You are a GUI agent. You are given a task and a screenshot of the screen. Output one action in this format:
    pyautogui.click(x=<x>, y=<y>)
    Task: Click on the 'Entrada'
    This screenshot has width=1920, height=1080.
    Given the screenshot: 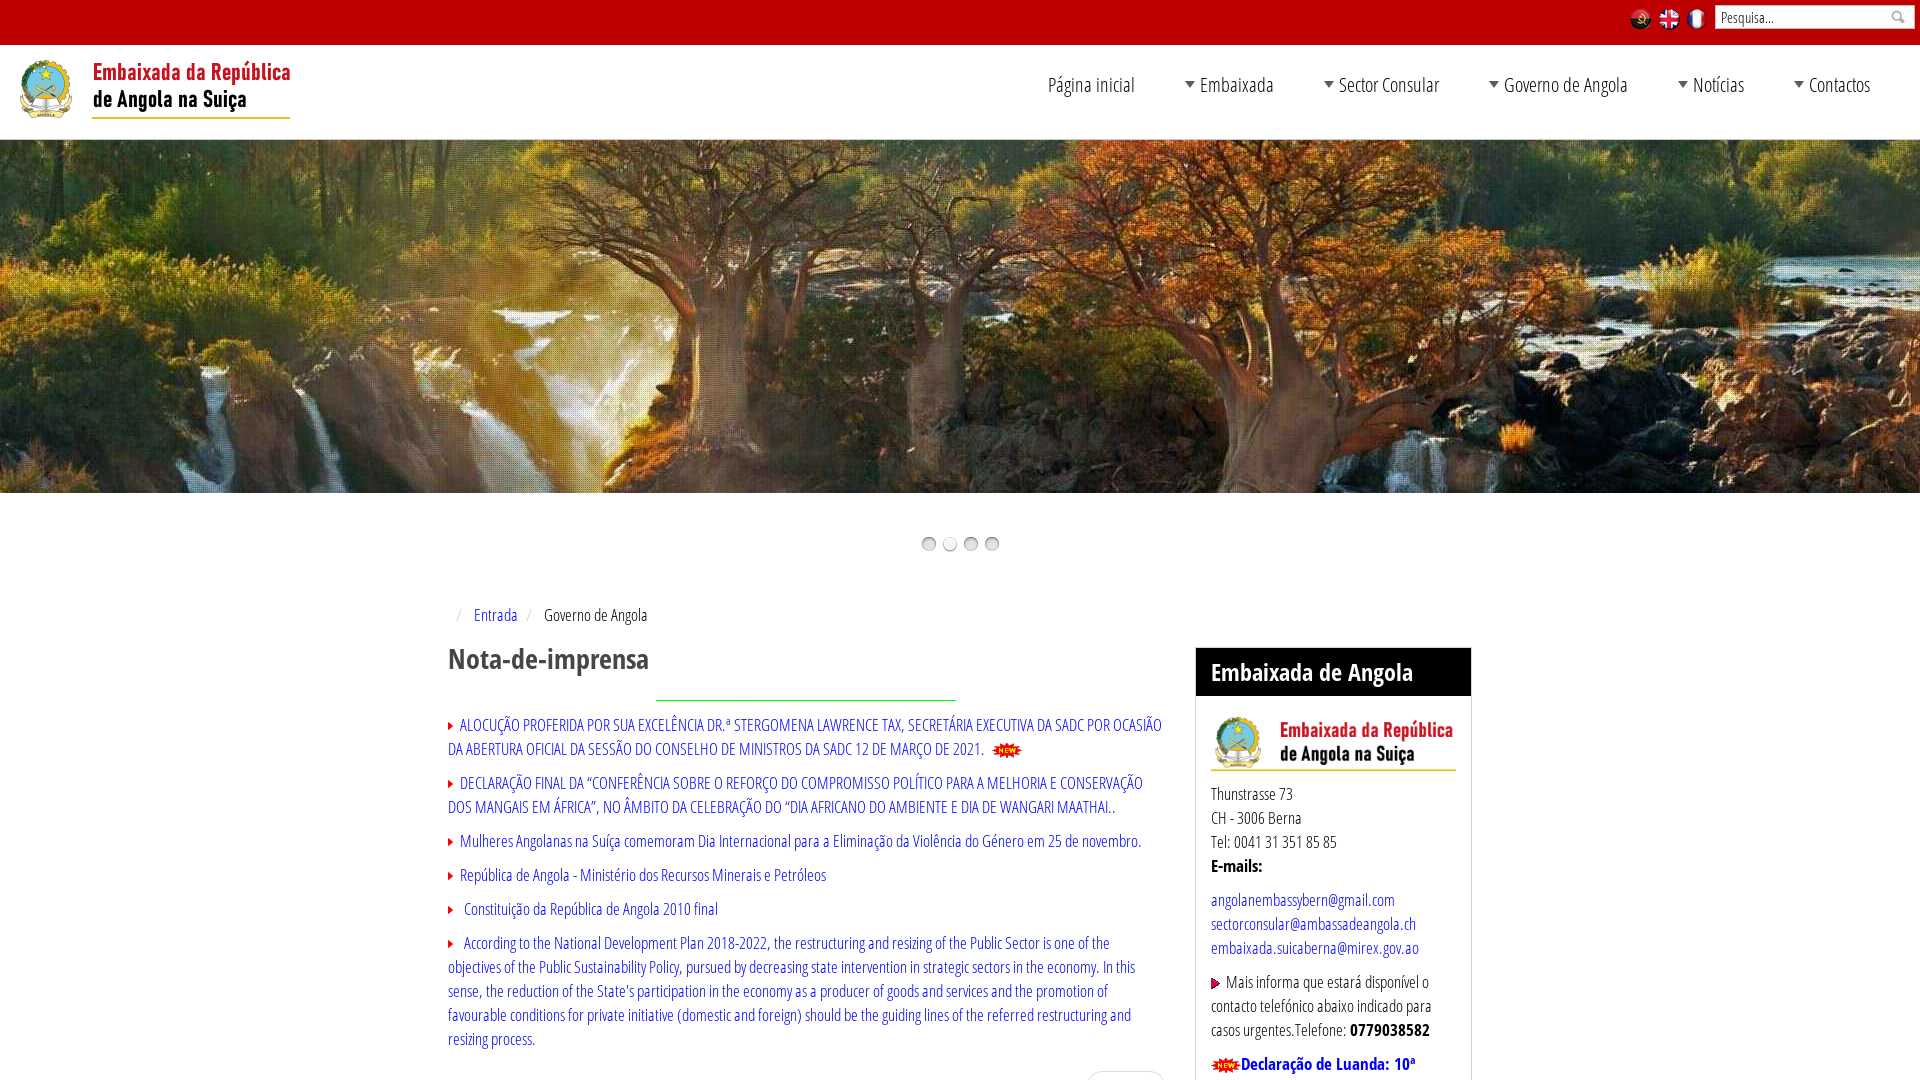 What is the action you would take?
    pyautogui.click(x=473, y=613)
    